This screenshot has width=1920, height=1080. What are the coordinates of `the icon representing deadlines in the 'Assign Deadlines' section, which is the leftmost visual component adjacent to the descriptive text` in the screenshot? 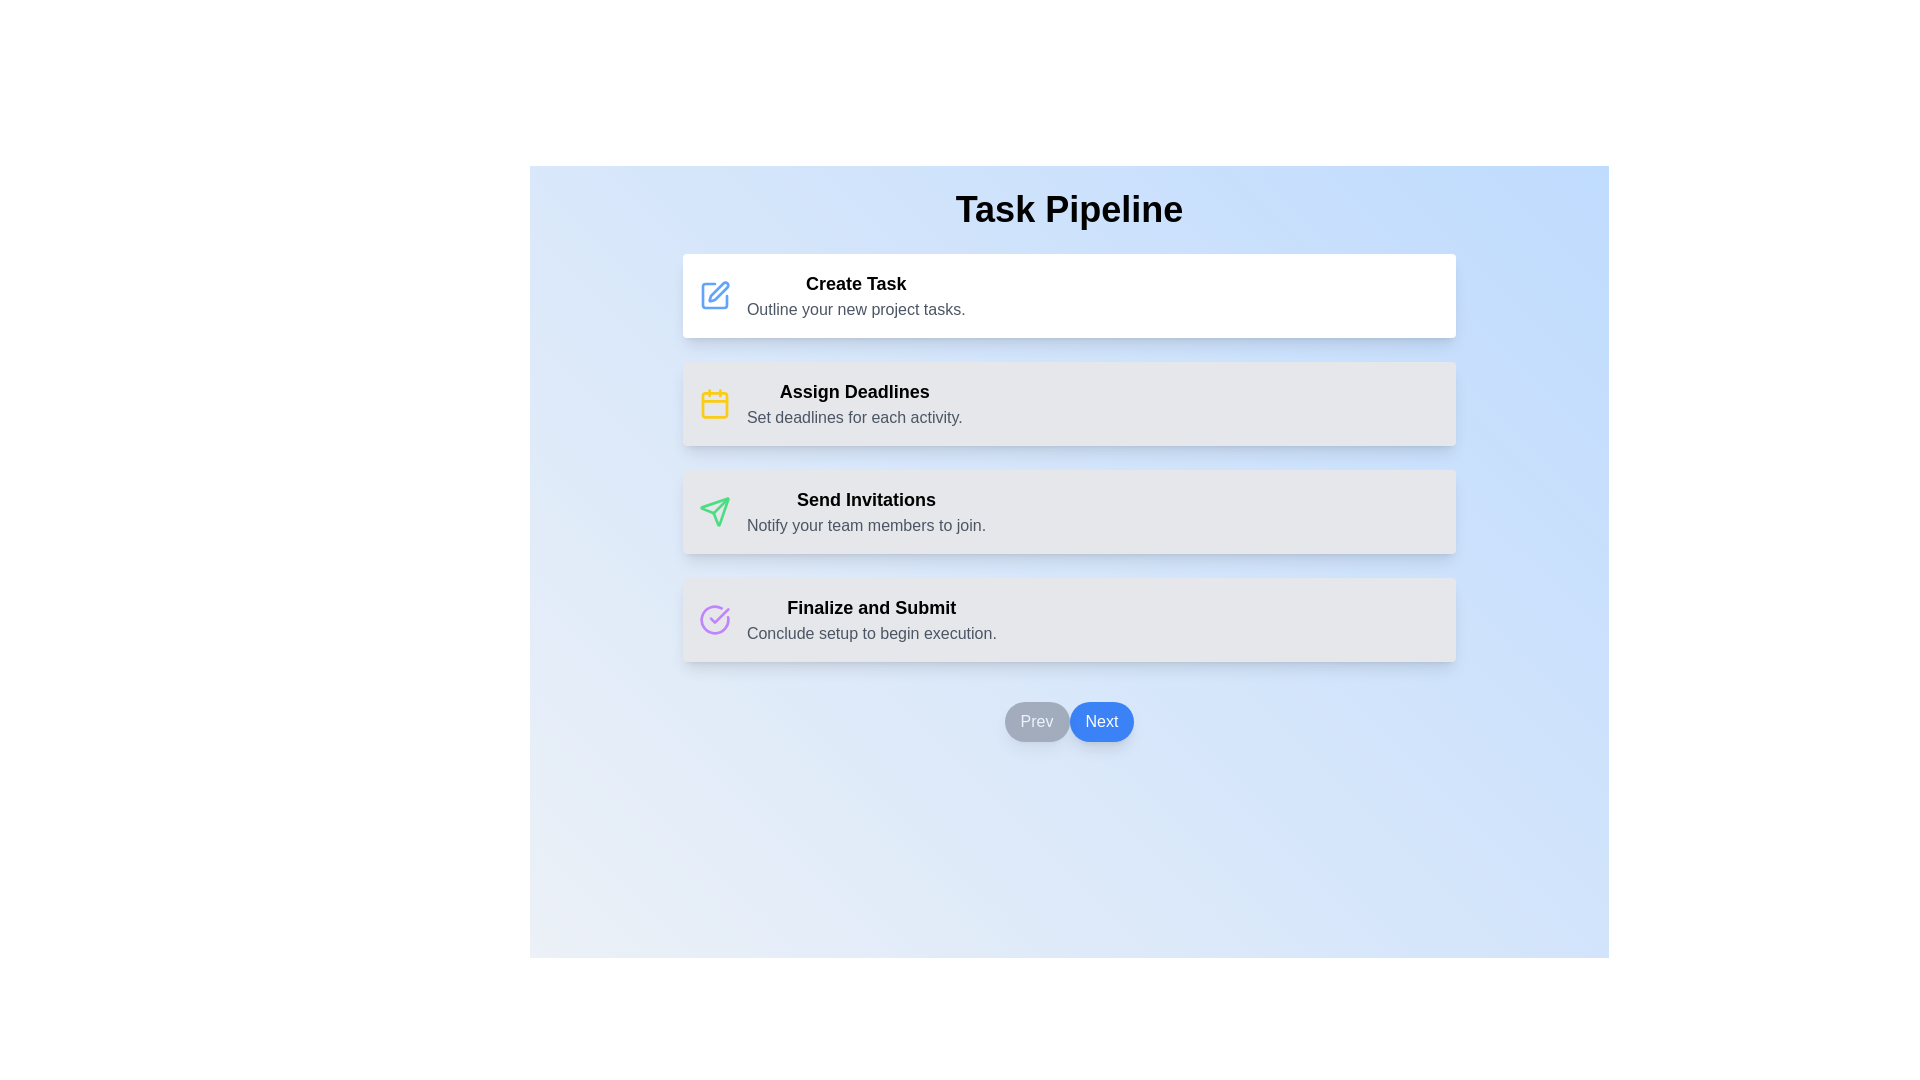 It's located at (714, 404).